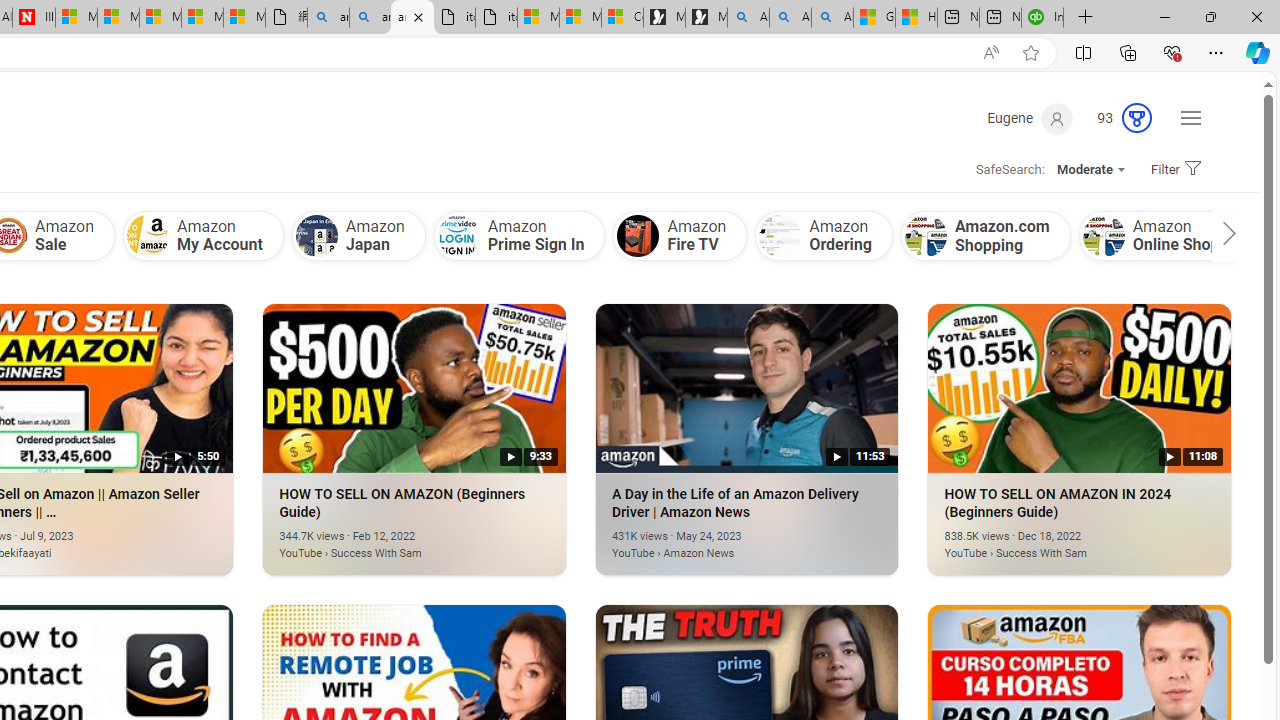 The height and width of the screenshot is (720, 1280). What do you see at coordinates (1089, 168) in the screenshot?
I see `'Moderate SafeSearch:'` at bounding box center [1089, 168].